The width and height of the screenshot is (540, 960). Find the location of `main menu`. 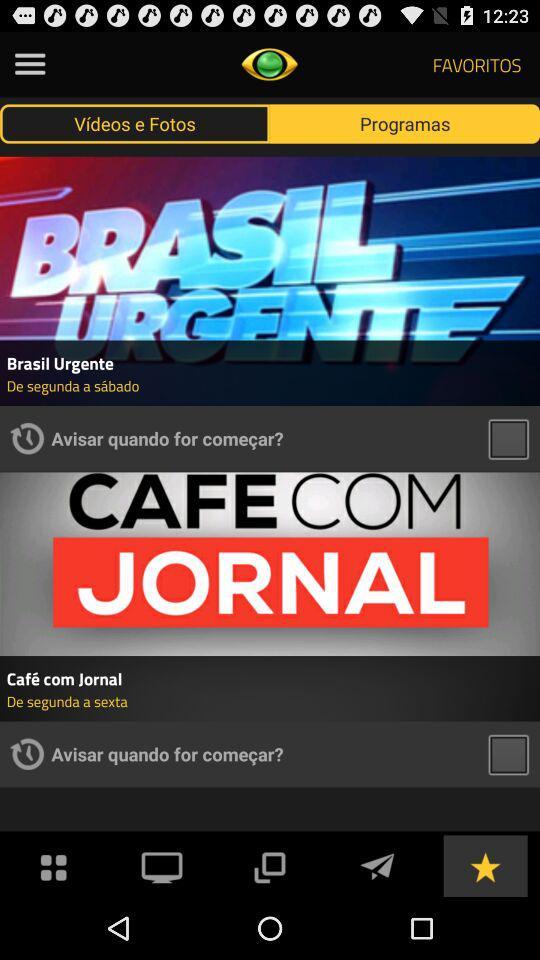

main menu is located at coordinates (54, 864).